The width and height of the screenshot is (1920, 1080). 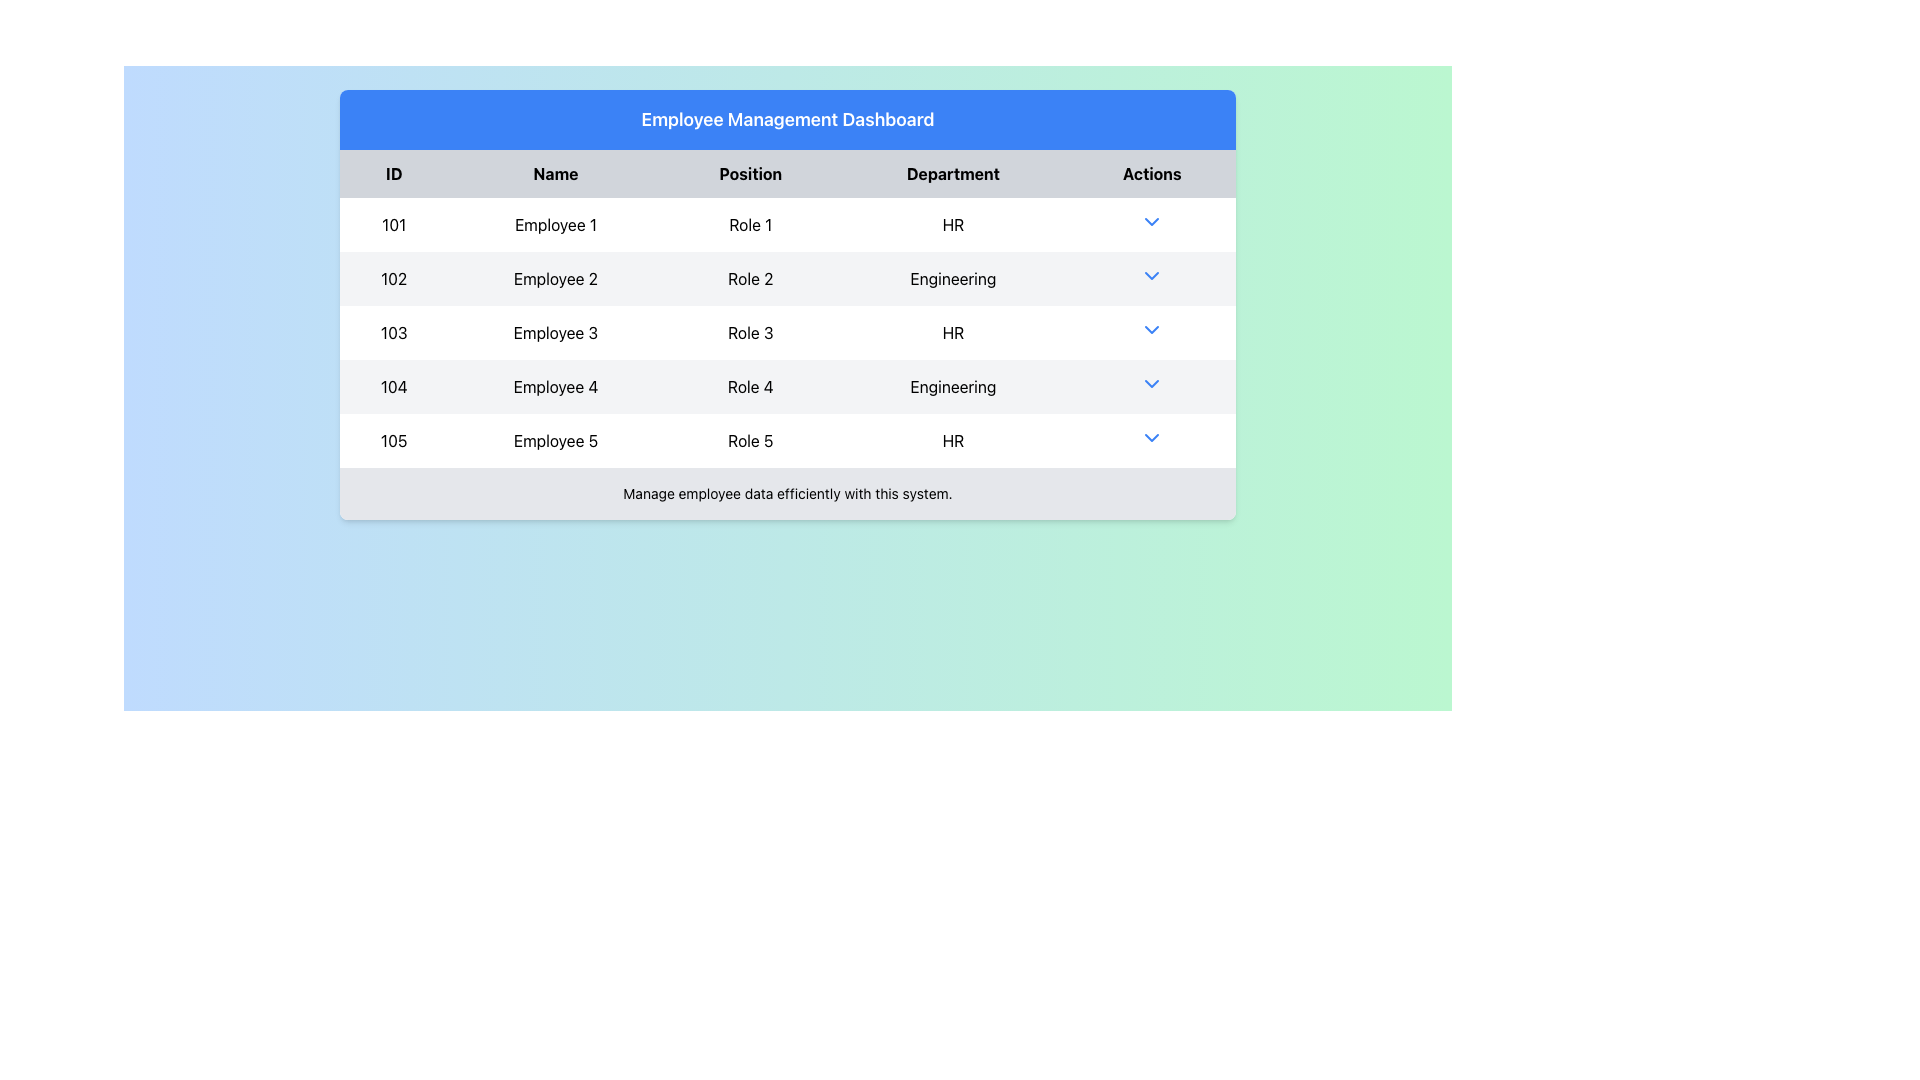 I want to click on the Text Label displaying the name of an employee located in the second column of the first data row under the 'Name' header, so click(x=556, y=224).